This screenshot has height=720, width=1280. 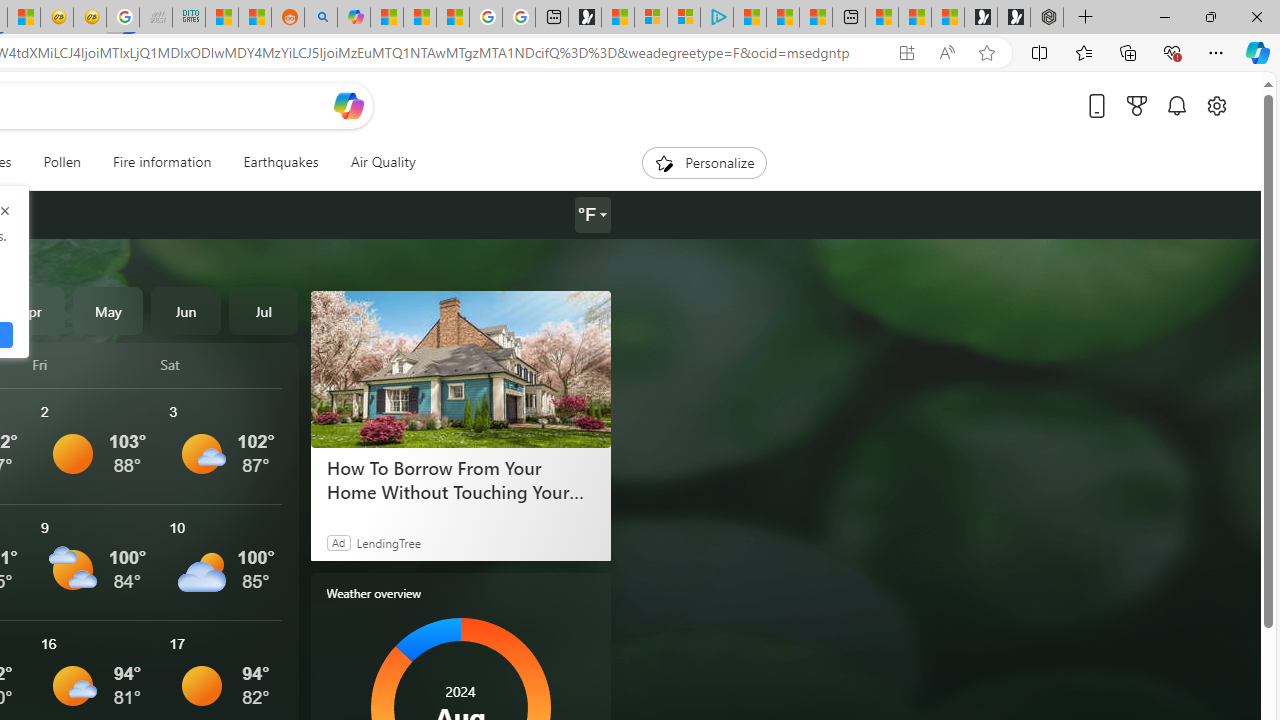 What do you see at coordinates (161, 162) in the screenshot?
I see `'Fire information'` at bounding box center [161, 162].